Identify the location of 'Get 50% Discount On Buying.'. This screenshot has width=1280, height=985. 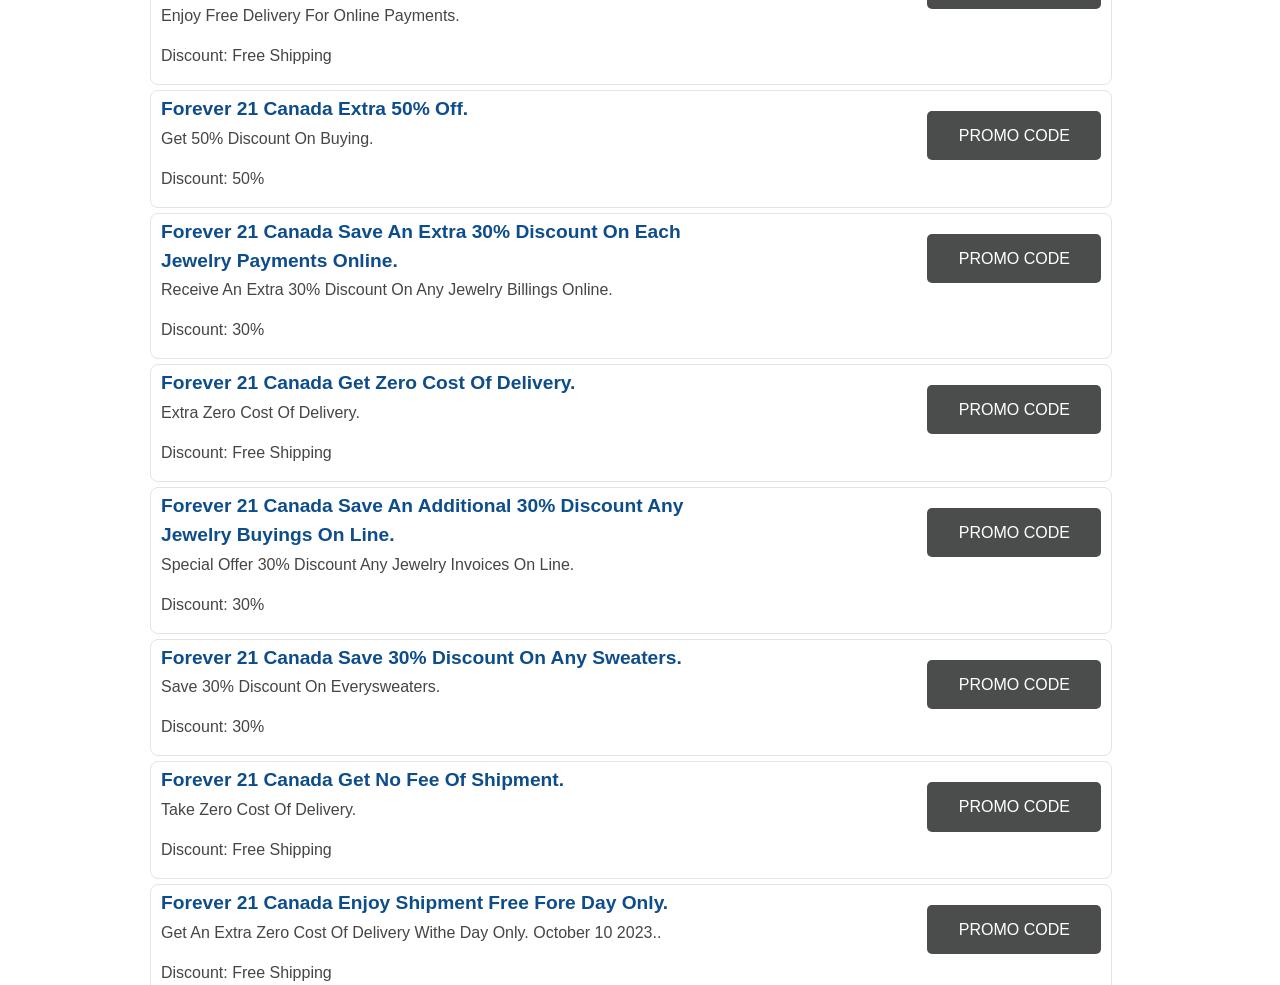
(266, 137).